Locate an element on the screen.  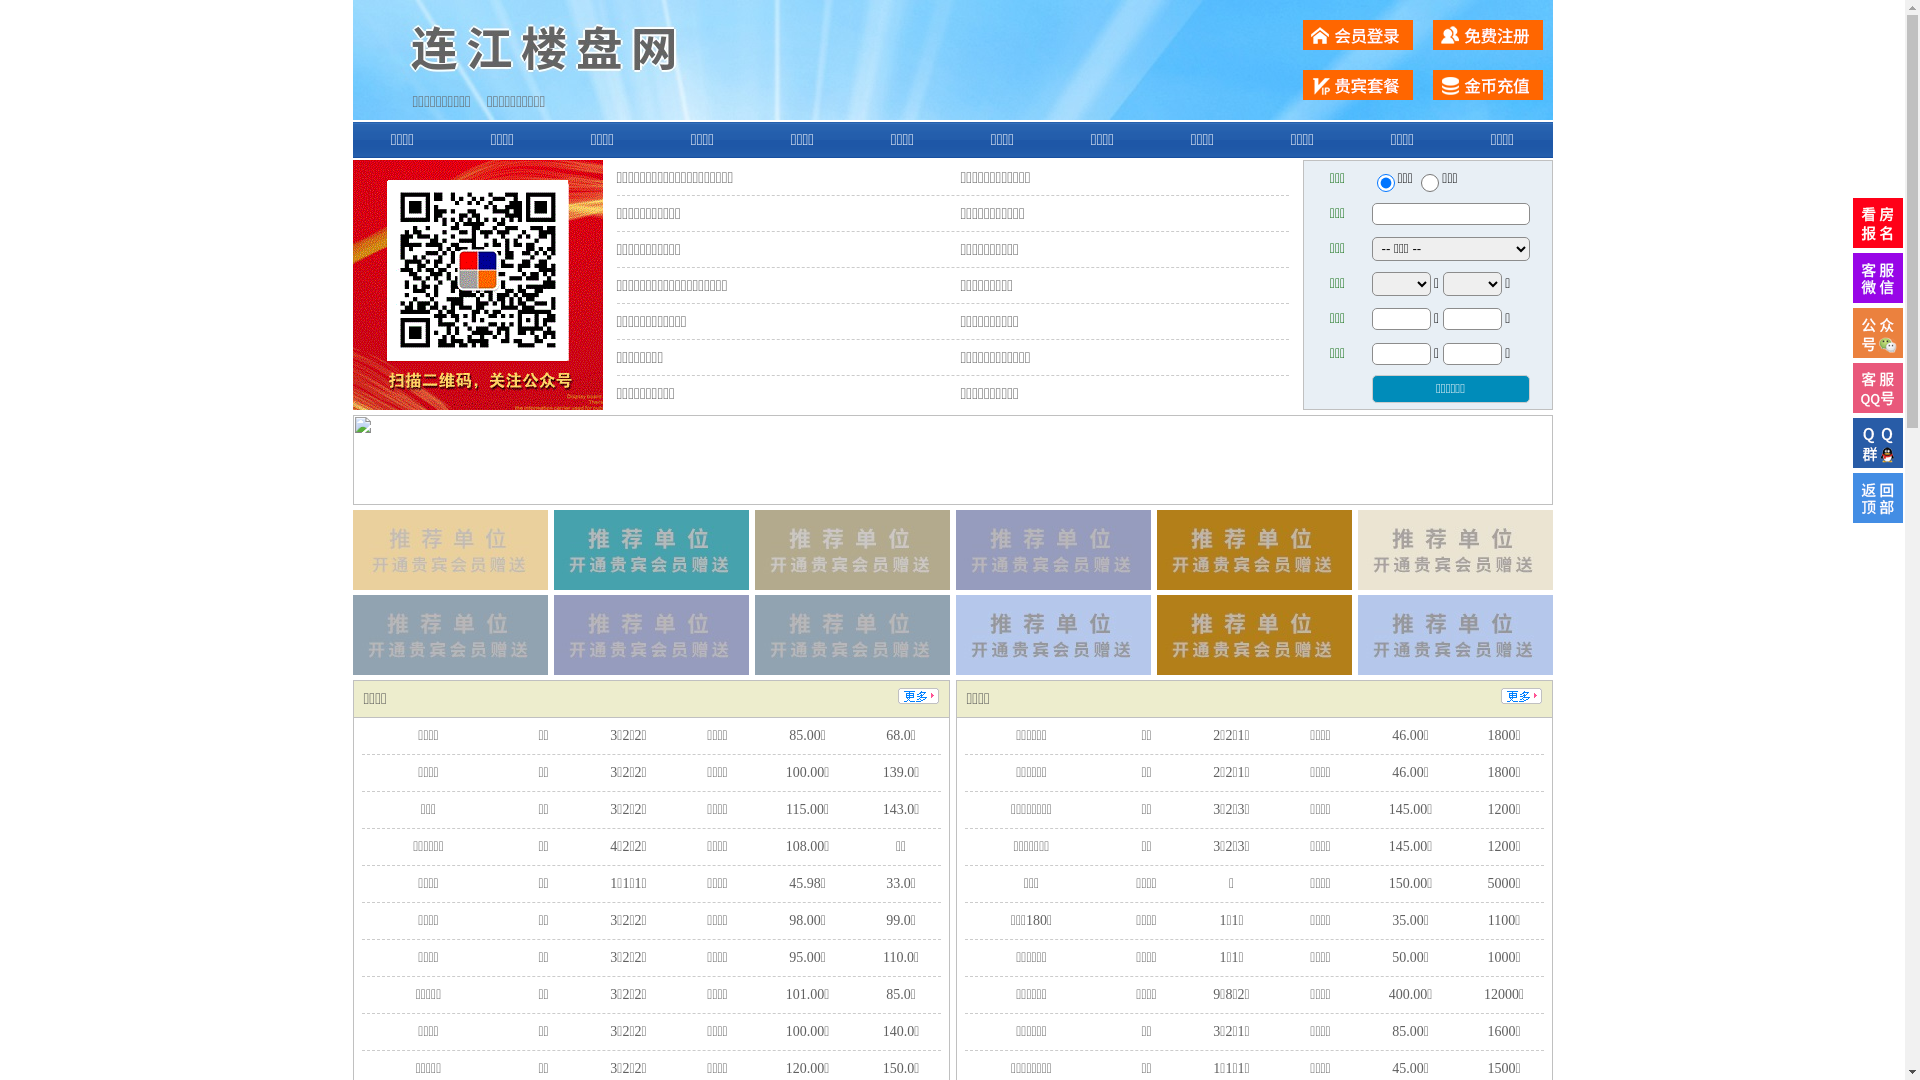
'chuzu' is located at coordinates (1429, 182).